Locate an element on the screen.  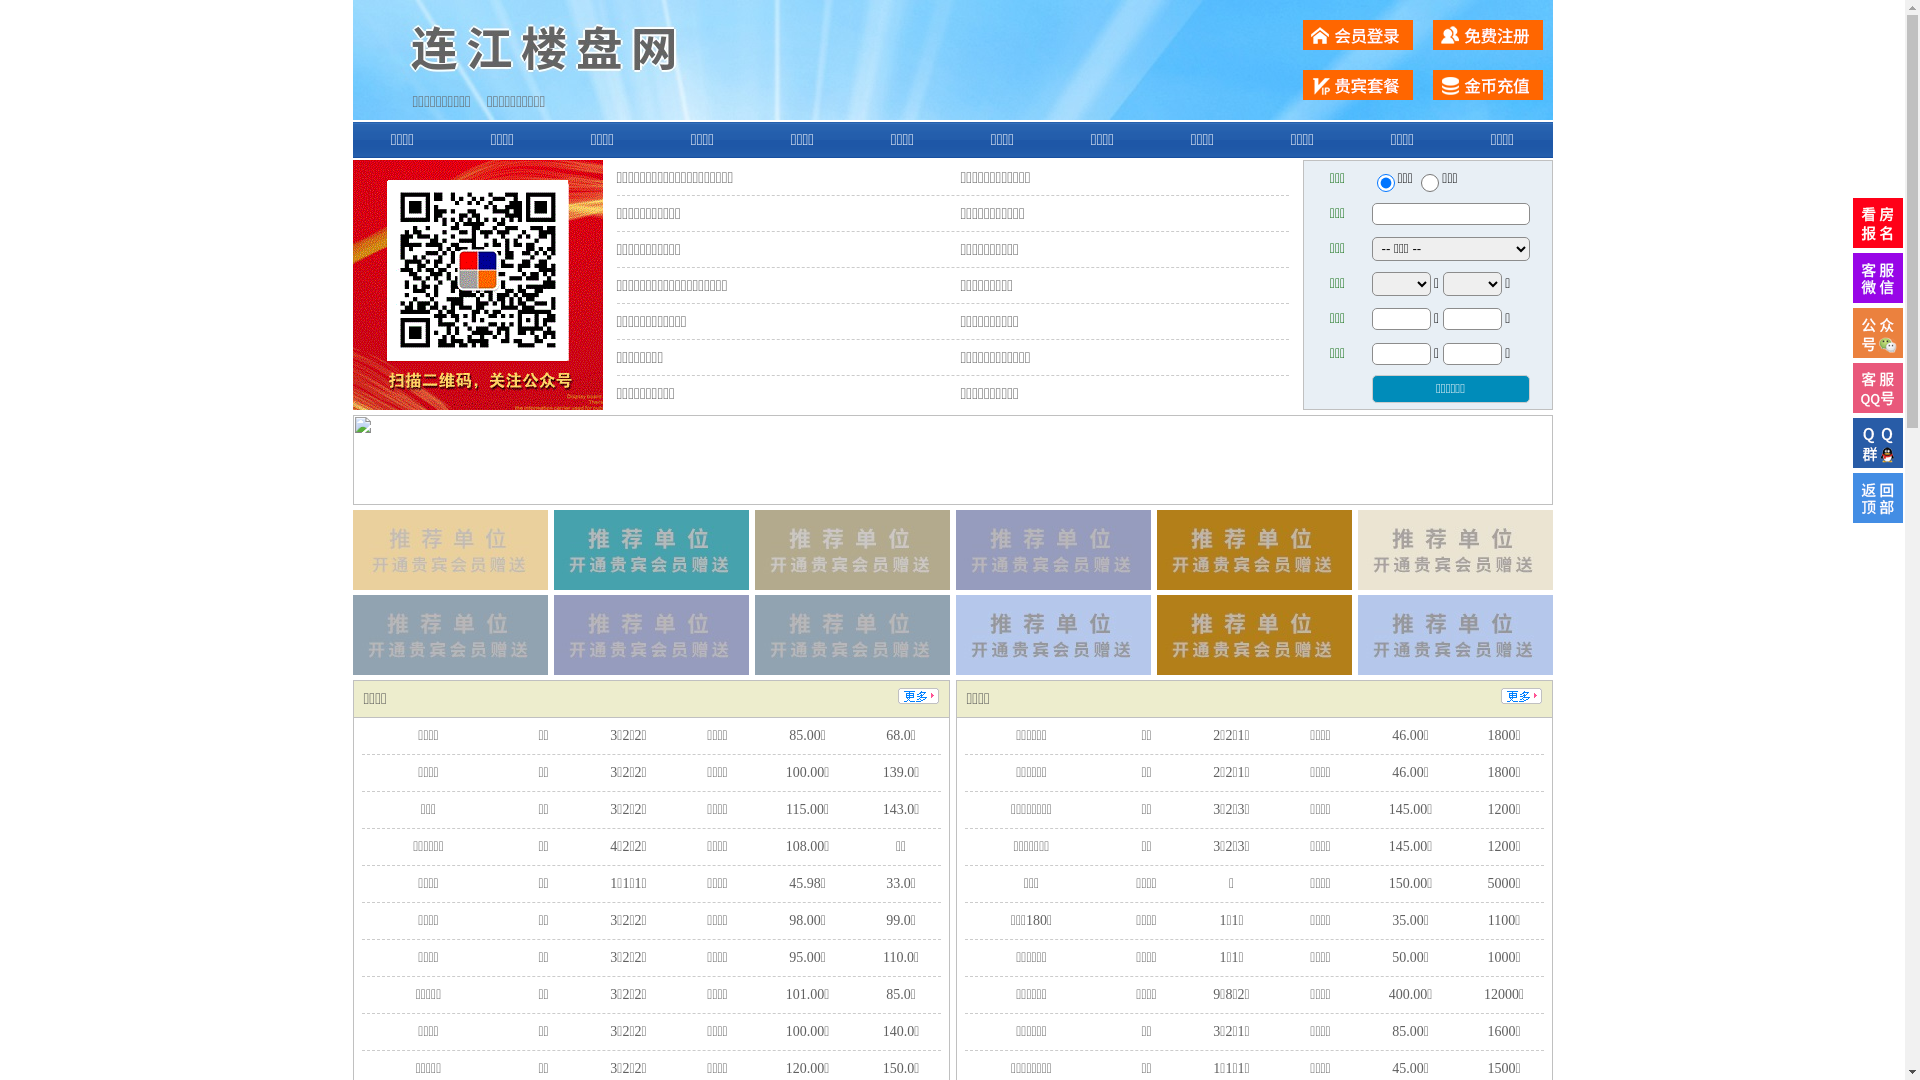
'chuzu' is located at coordinates (1429, 182).